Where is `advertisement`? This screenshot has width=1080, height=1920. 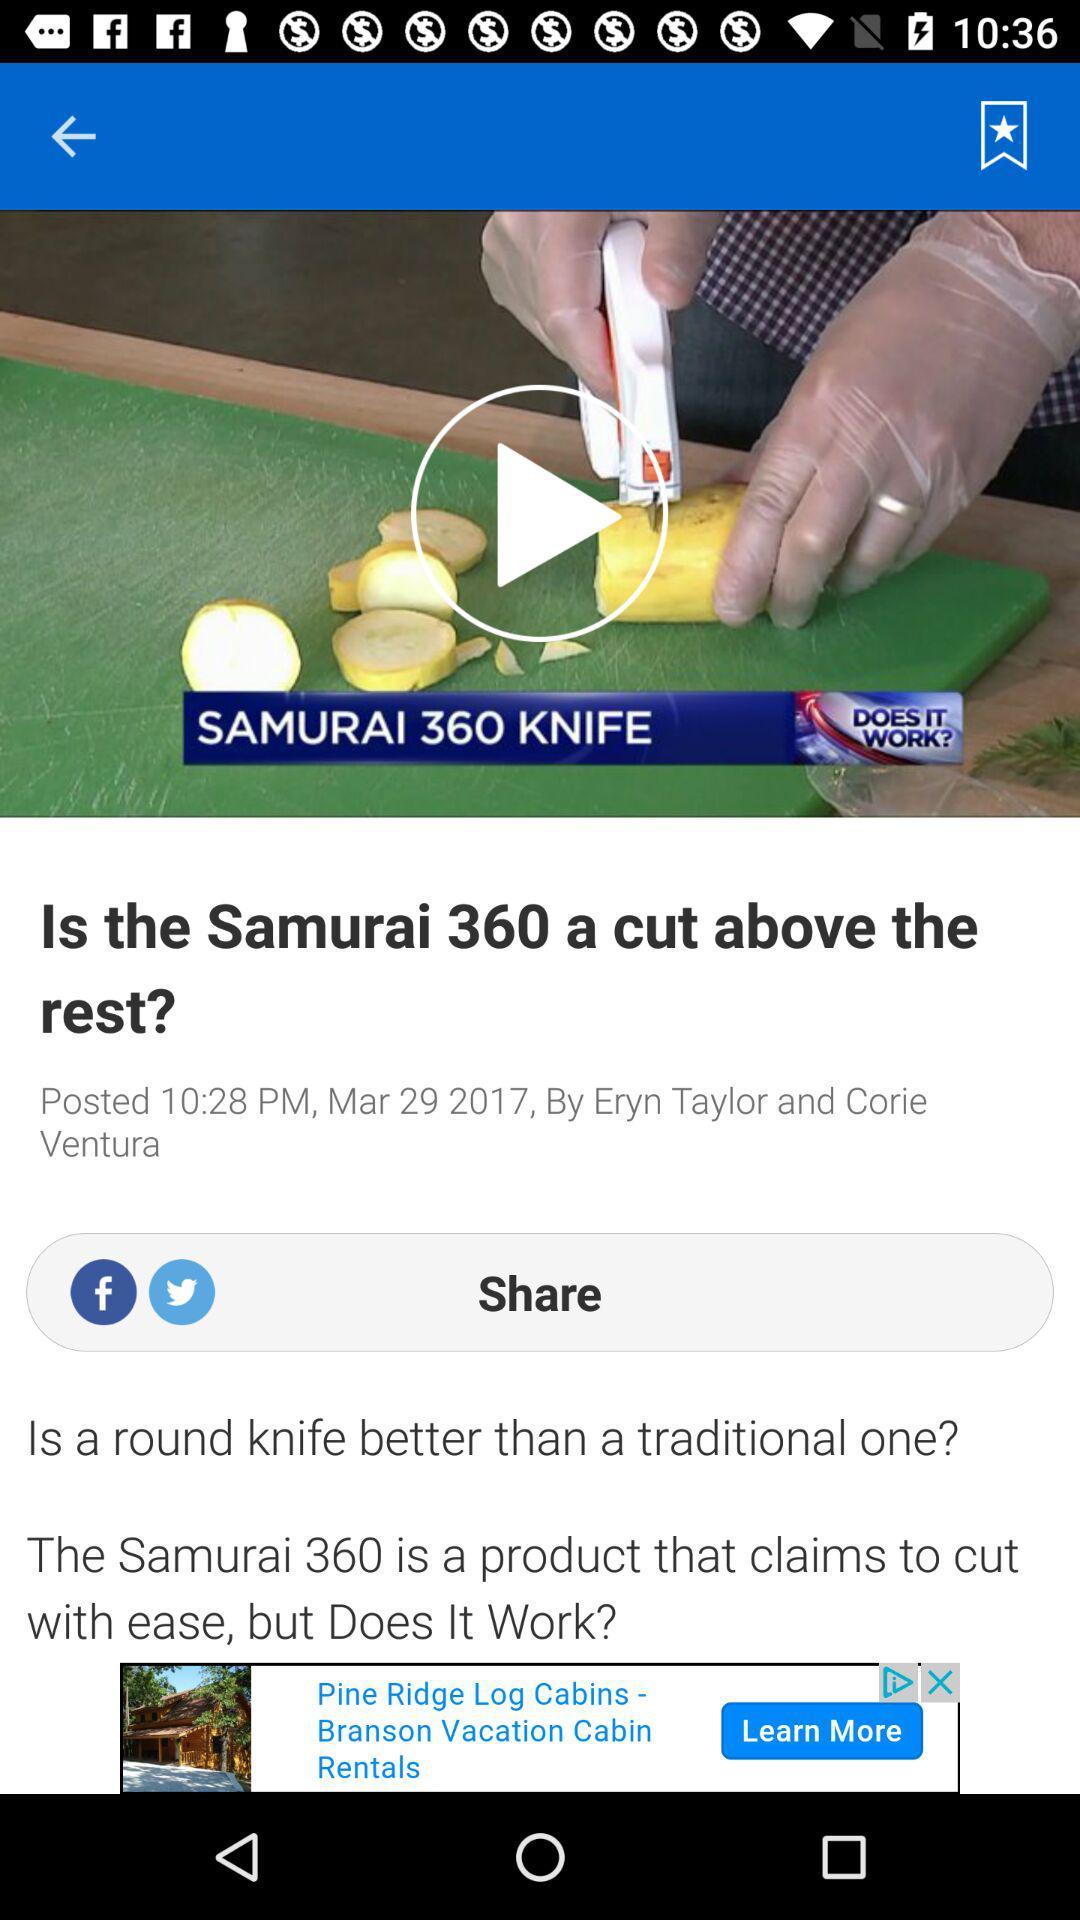 advertisement is located at coordinates (540, 1727).